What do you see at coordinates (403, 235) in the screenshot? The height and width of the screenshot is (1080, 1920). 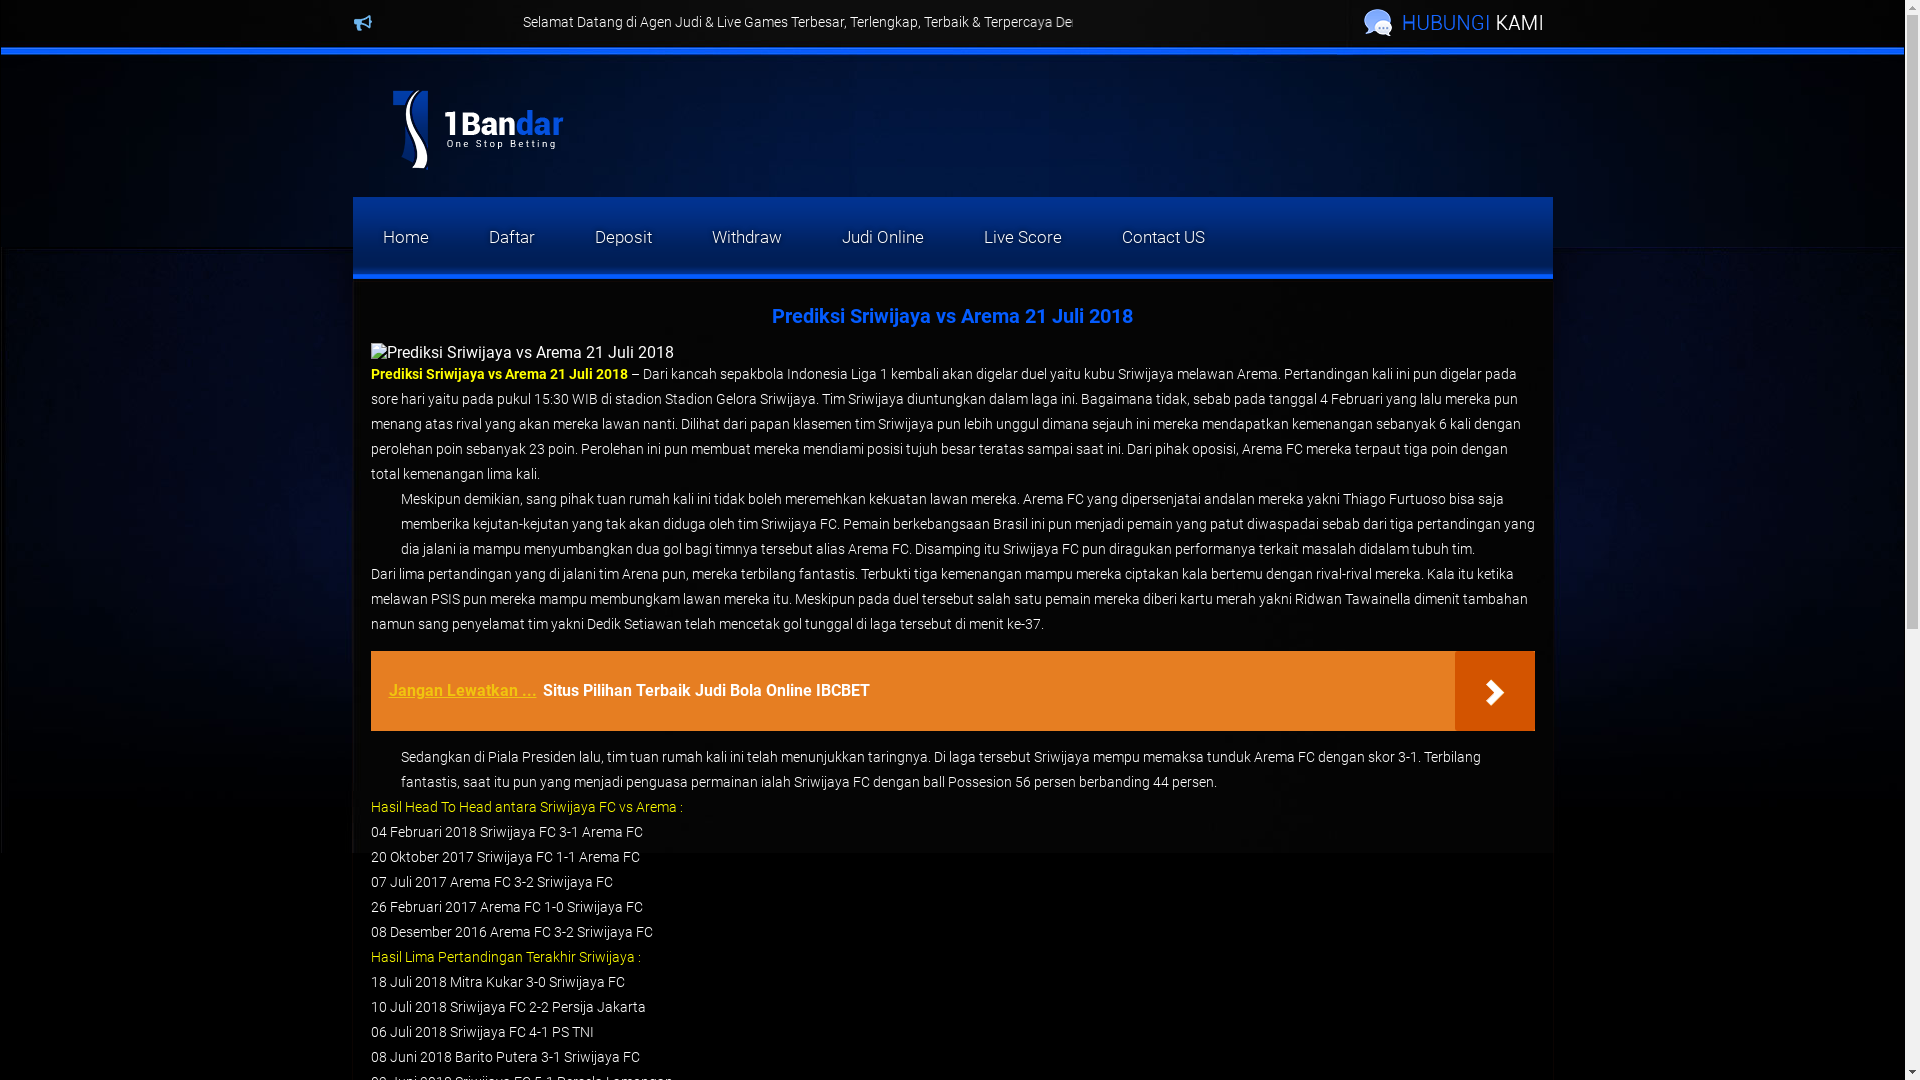 I see `'Home'` at bounding box center [403, 235].